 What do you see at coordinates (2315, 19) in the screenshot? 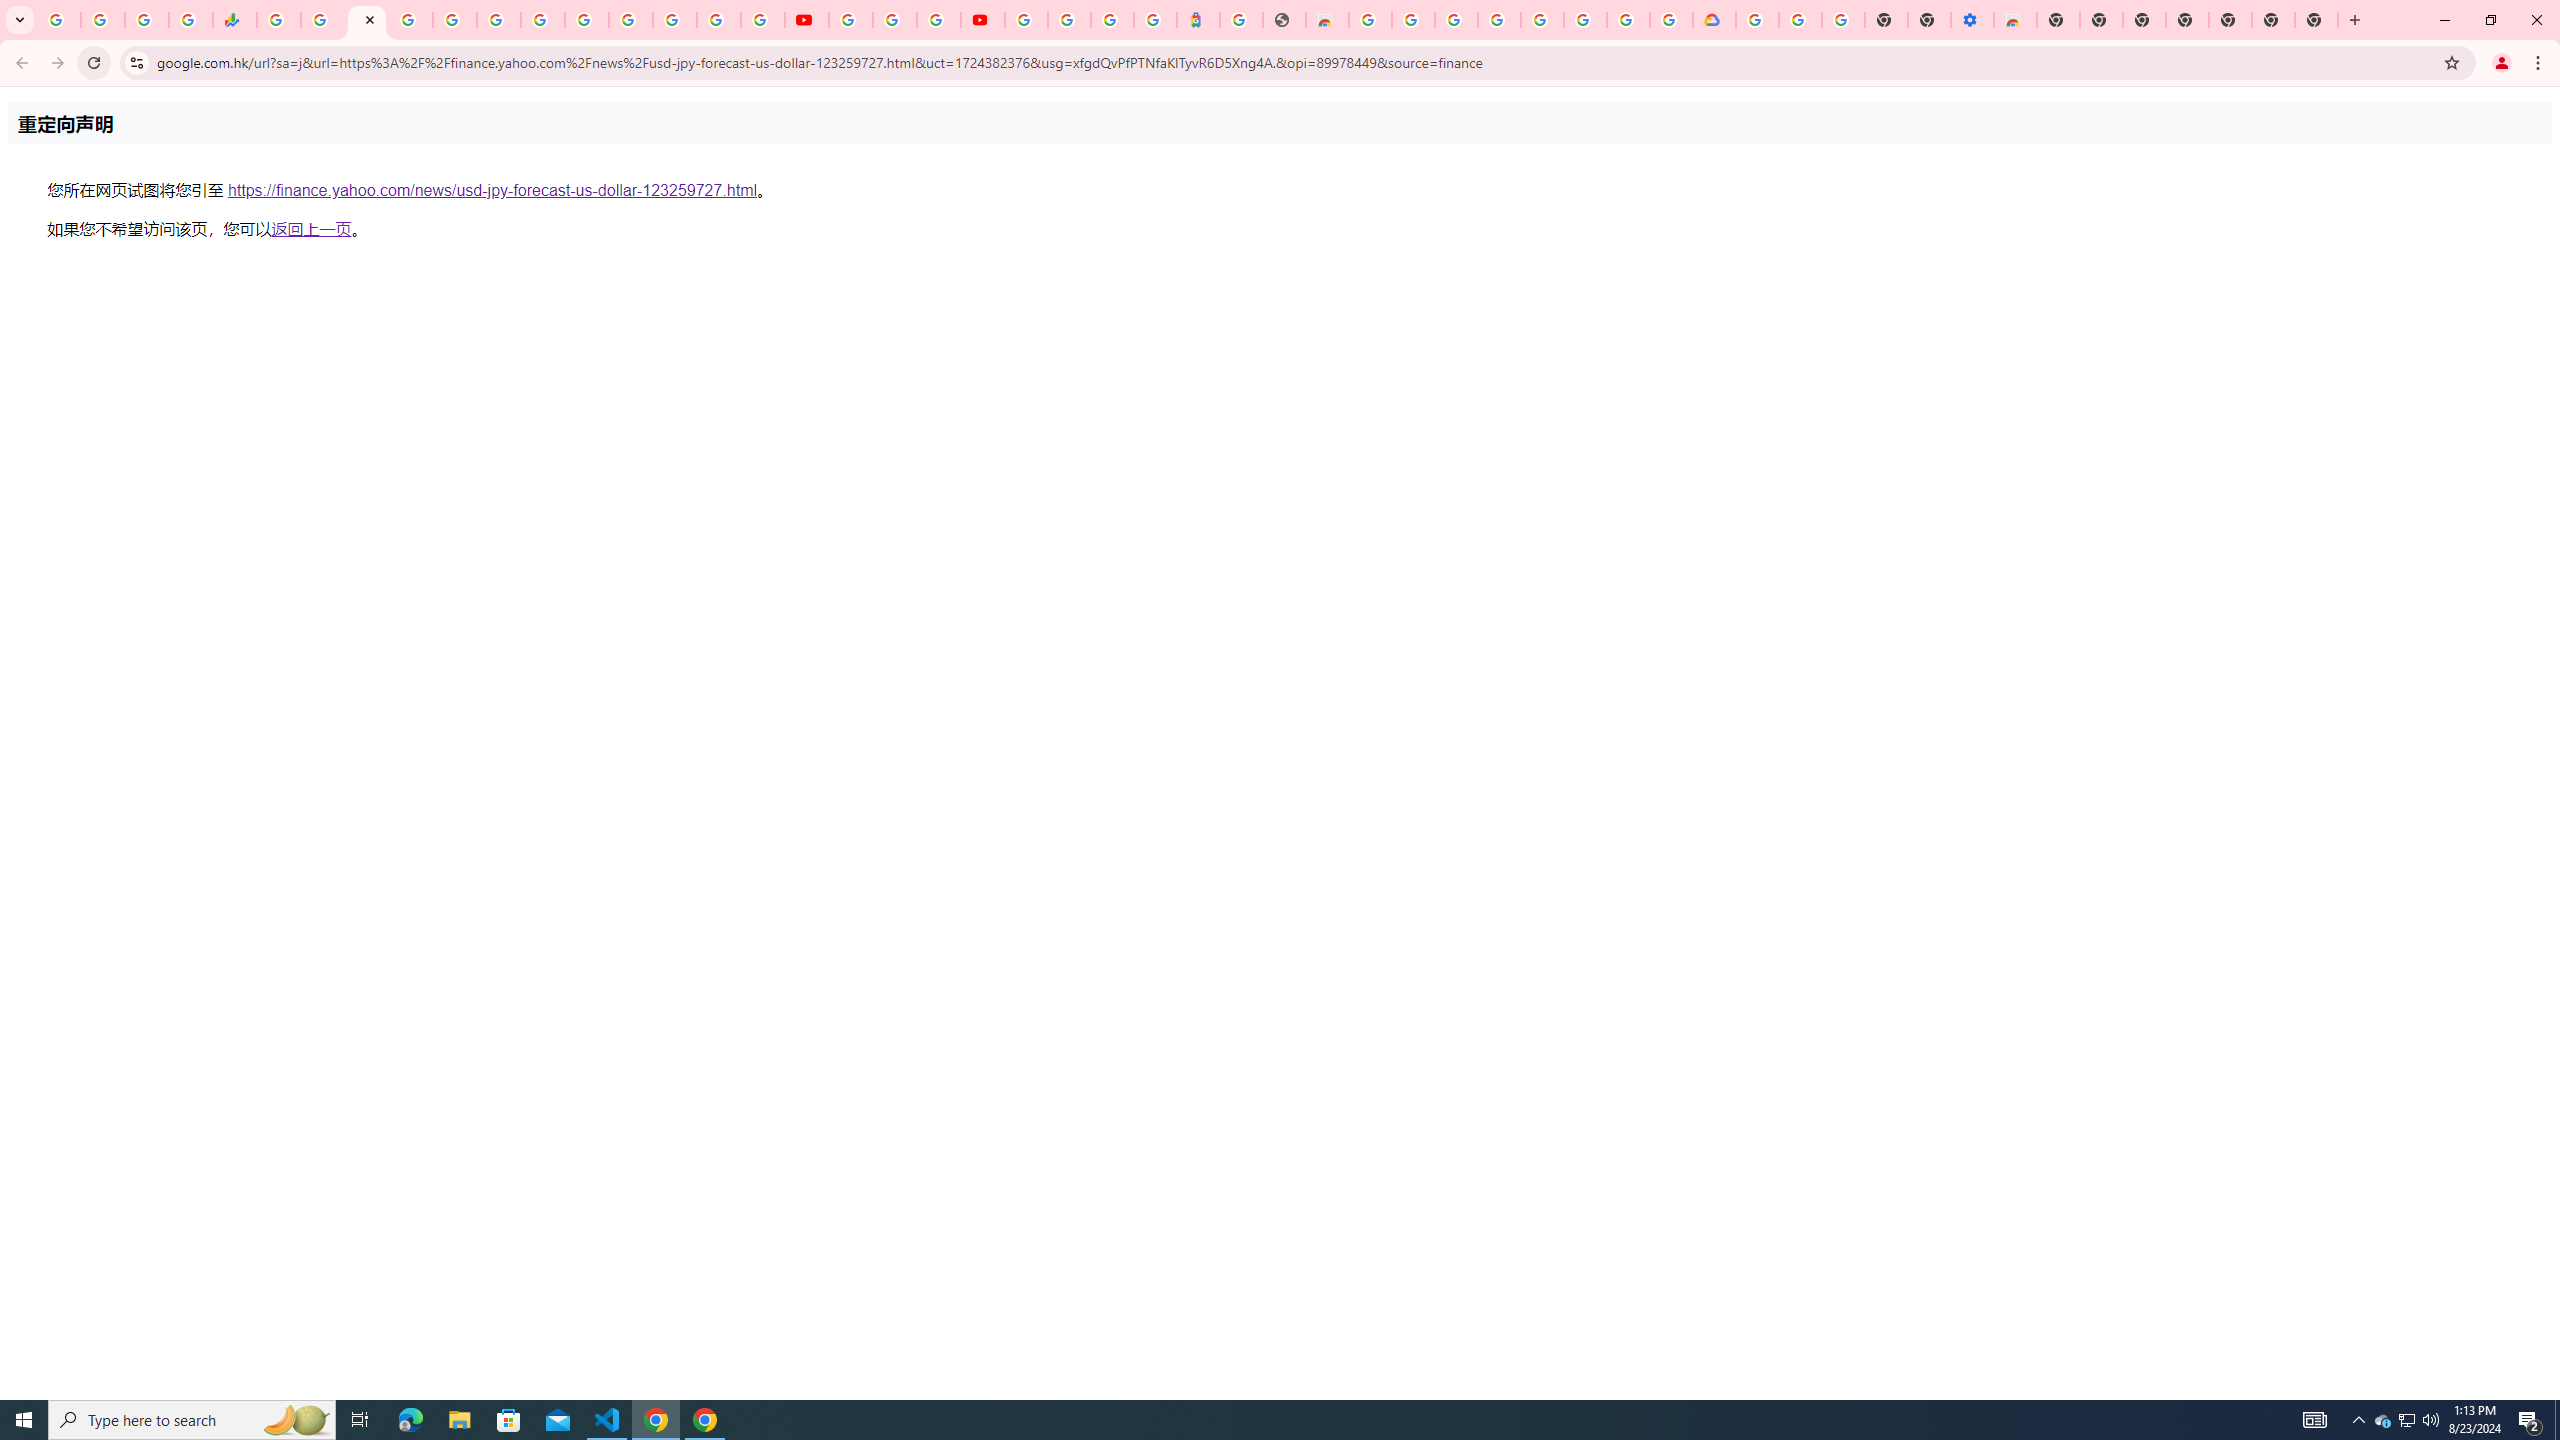
I see `'New Tab'` at bounding box center [2315, 19].